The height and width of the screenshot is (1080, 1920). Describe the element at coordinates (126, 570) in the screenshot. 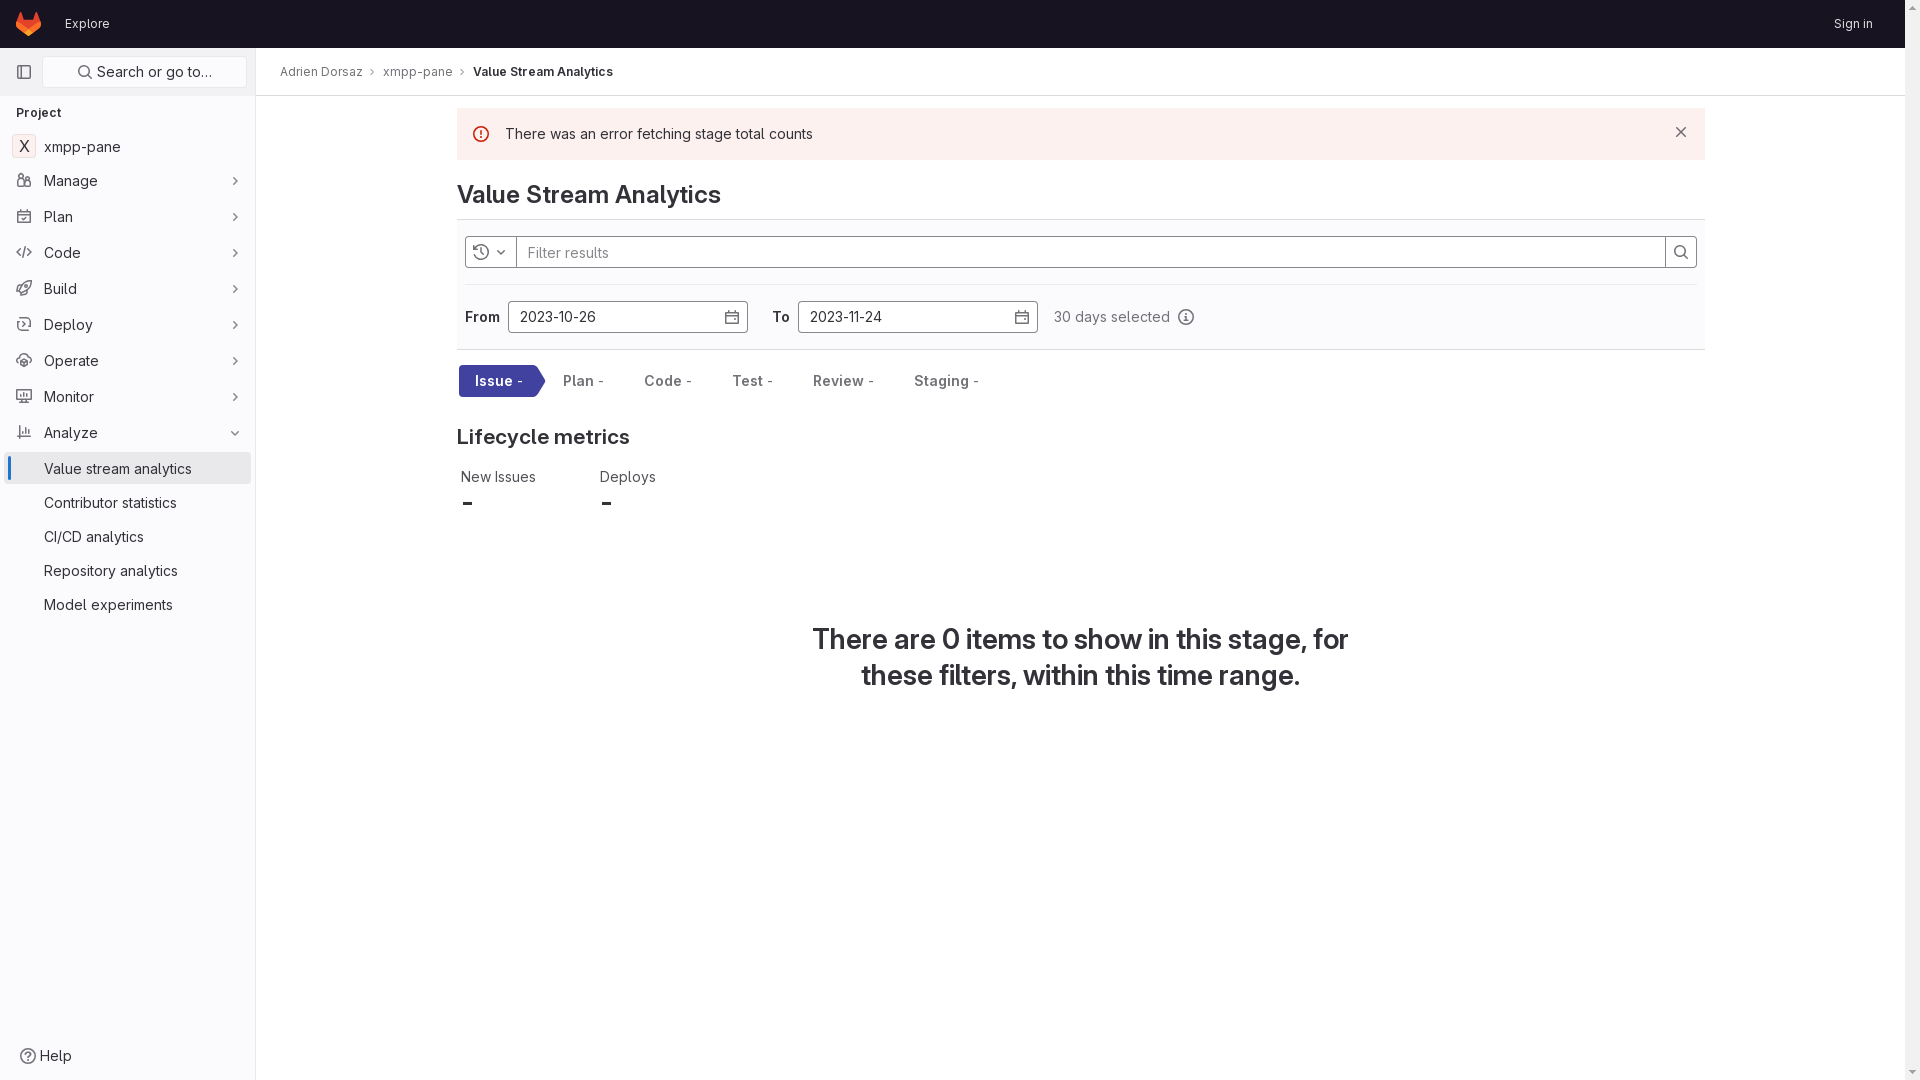

I see `'Repository analytics'` at that location.